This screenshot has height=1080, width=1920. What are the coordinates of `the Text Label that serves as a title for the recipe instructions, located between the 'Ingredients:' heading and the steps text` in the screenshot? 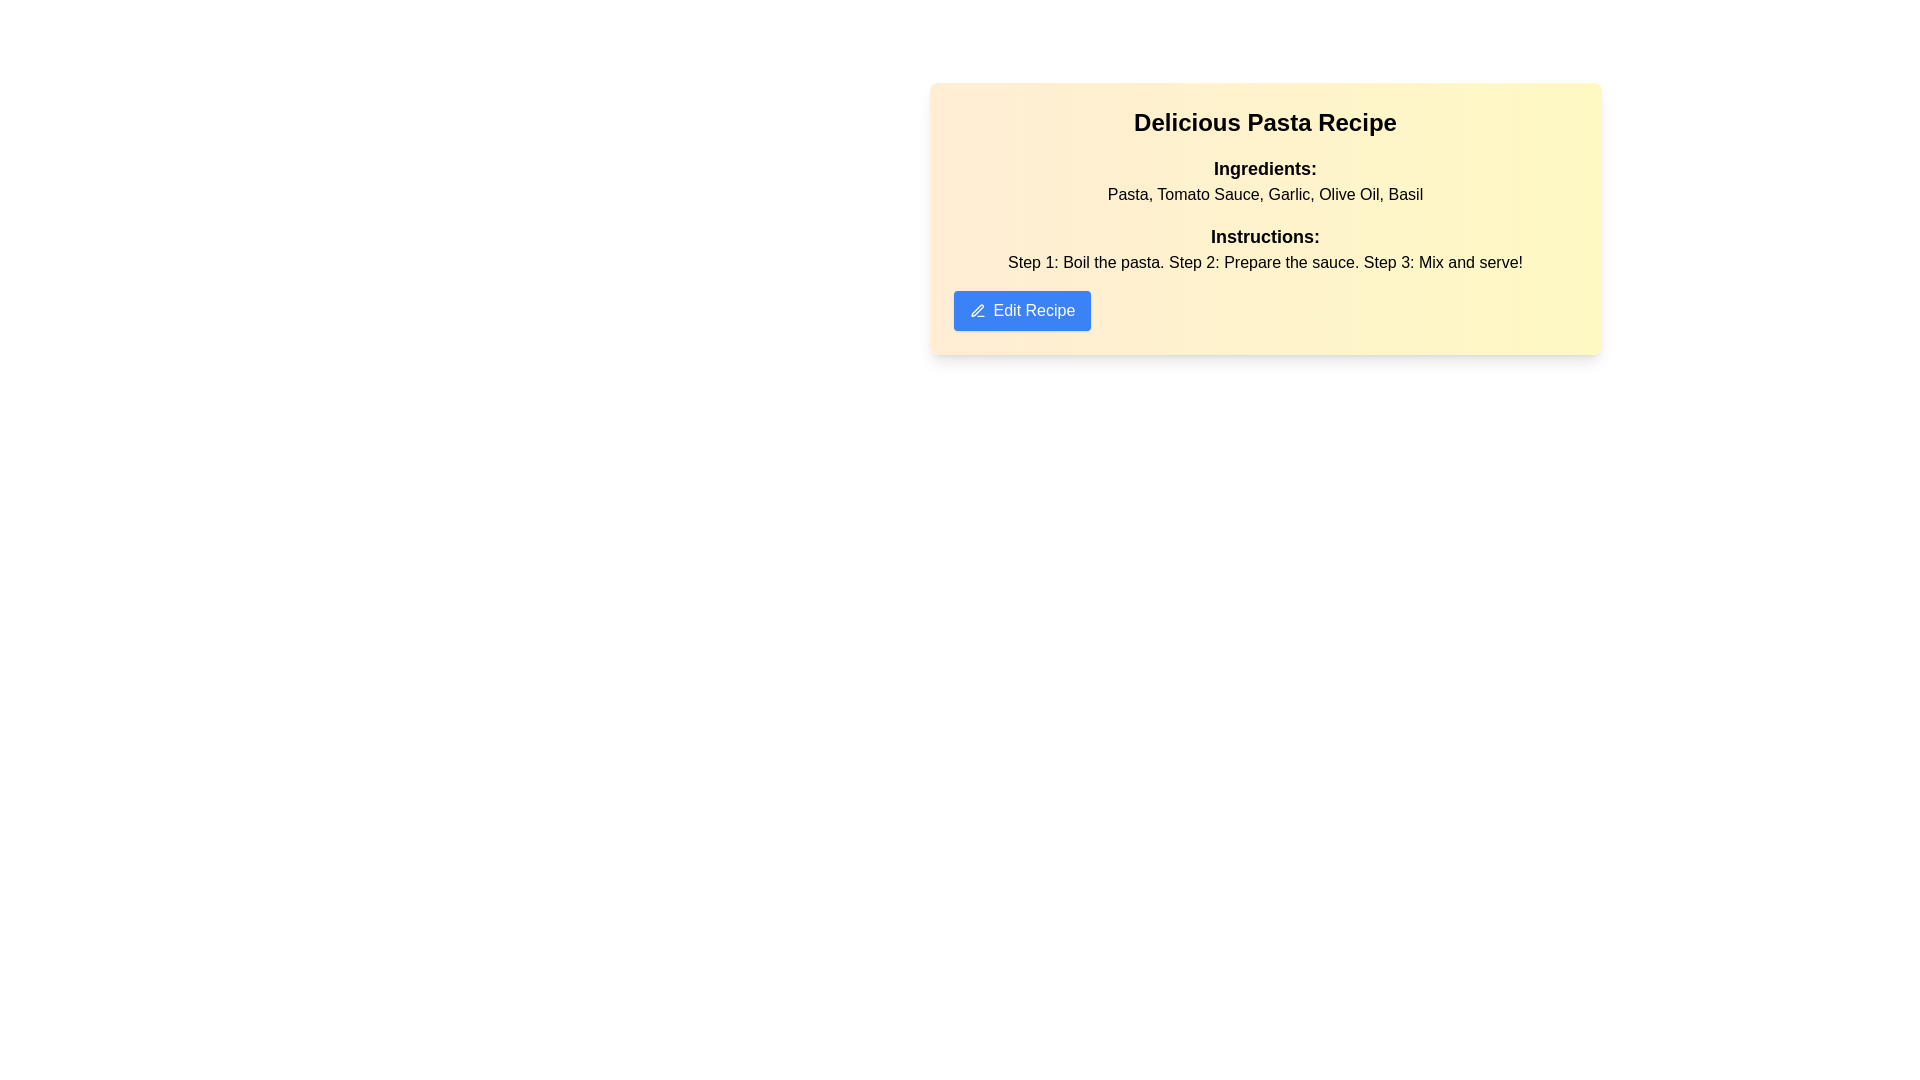 It's located at (1264, 235).